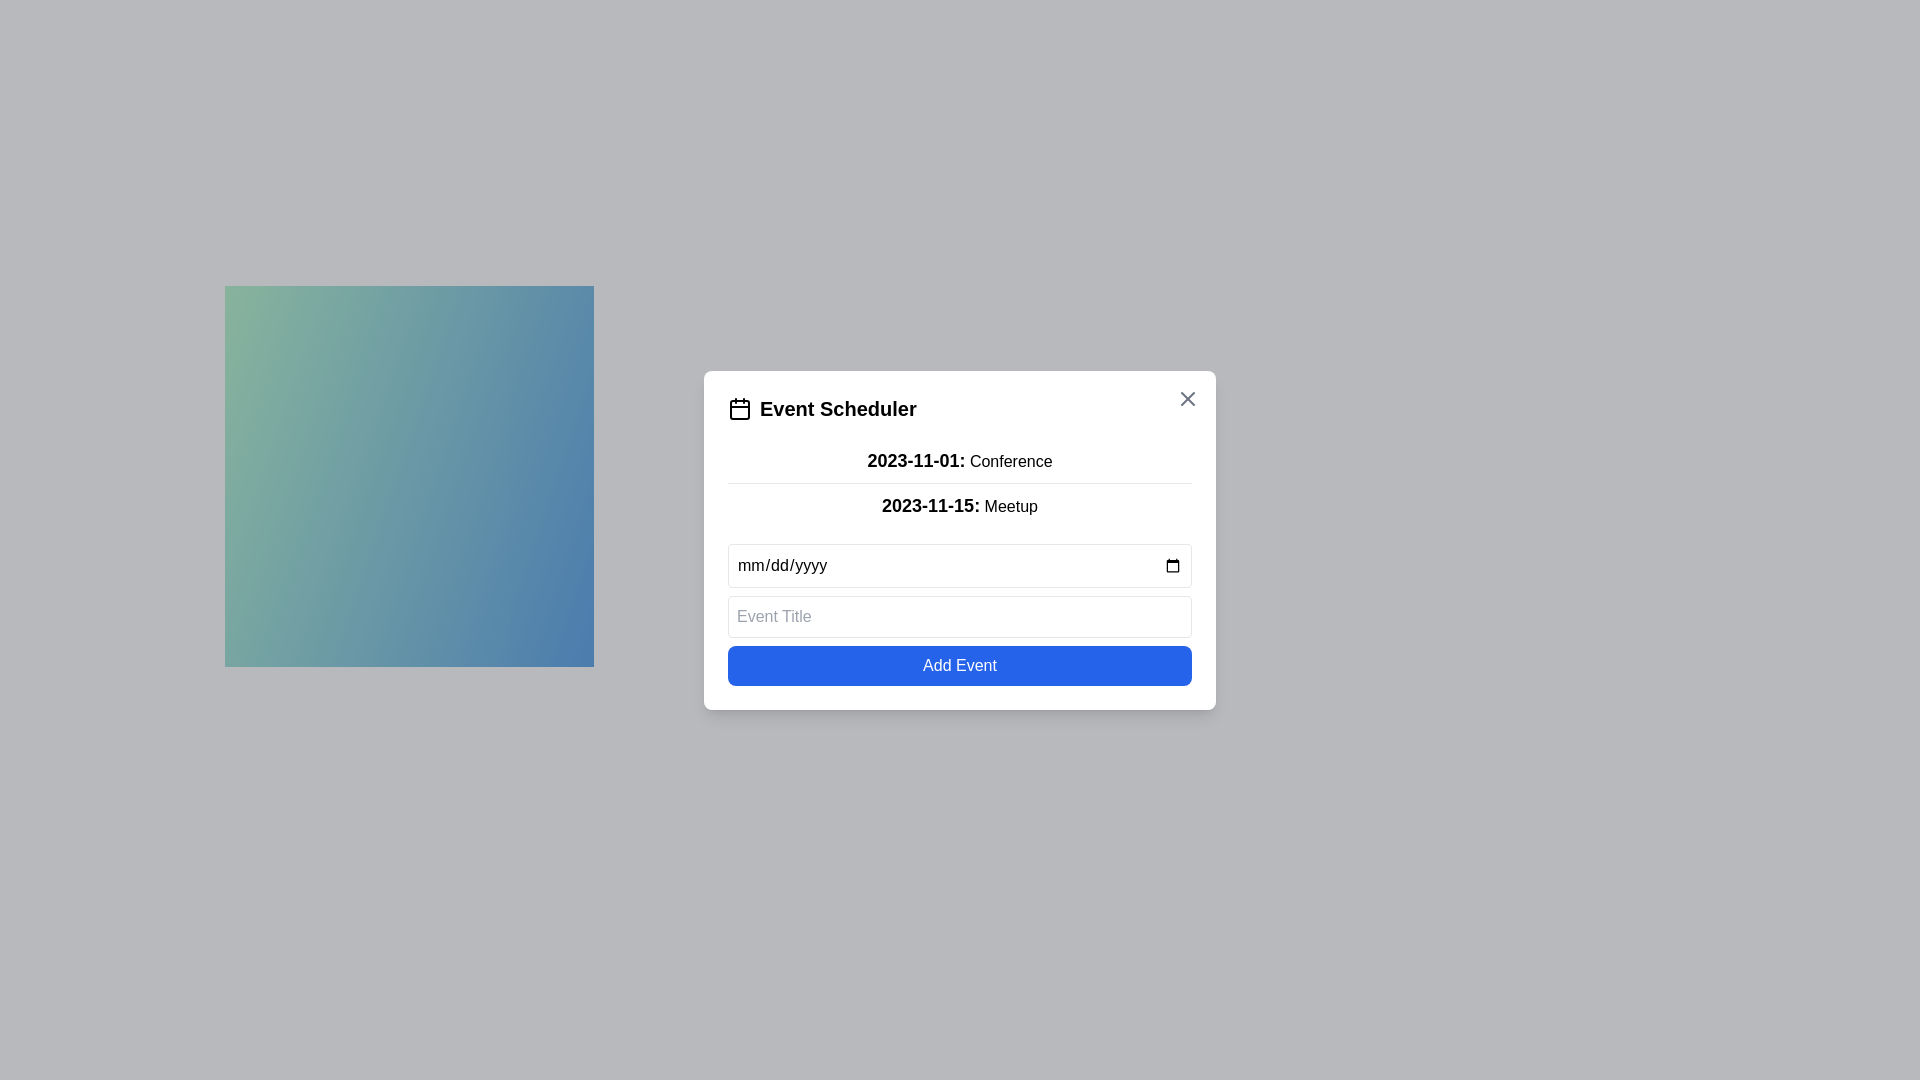 The height and width of the screenshot is (1080, 1920). What do you see at coordinates (960, 665) in the screenshot?
I see `the rectangular button with a solid blue background and white text reading 'Add Event'` at bounding box center [960, 665].